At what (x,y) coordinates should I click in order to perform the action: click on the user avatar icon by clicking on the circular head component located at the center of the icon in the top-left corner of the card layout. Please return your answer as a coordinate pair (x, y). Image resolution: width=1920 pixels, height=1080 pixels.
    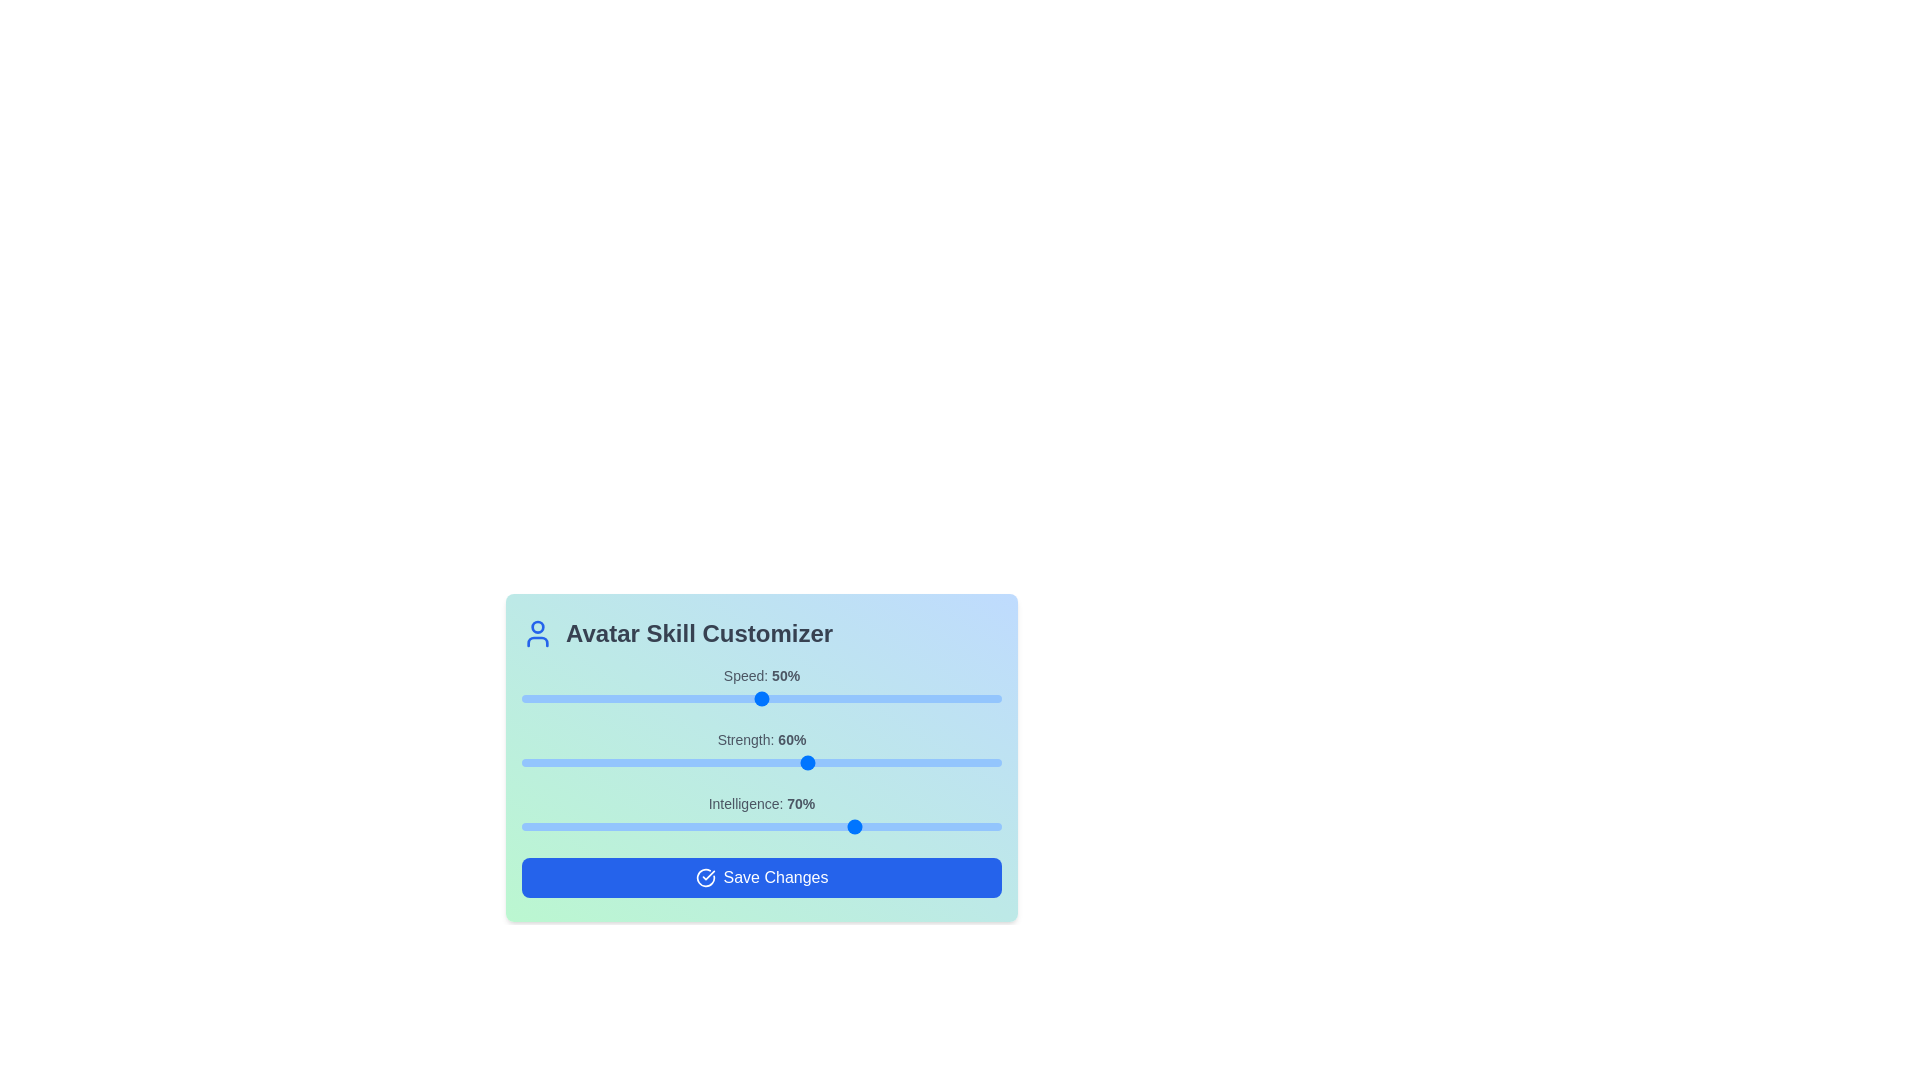
    Looking at the image, I should click on (537, 626).